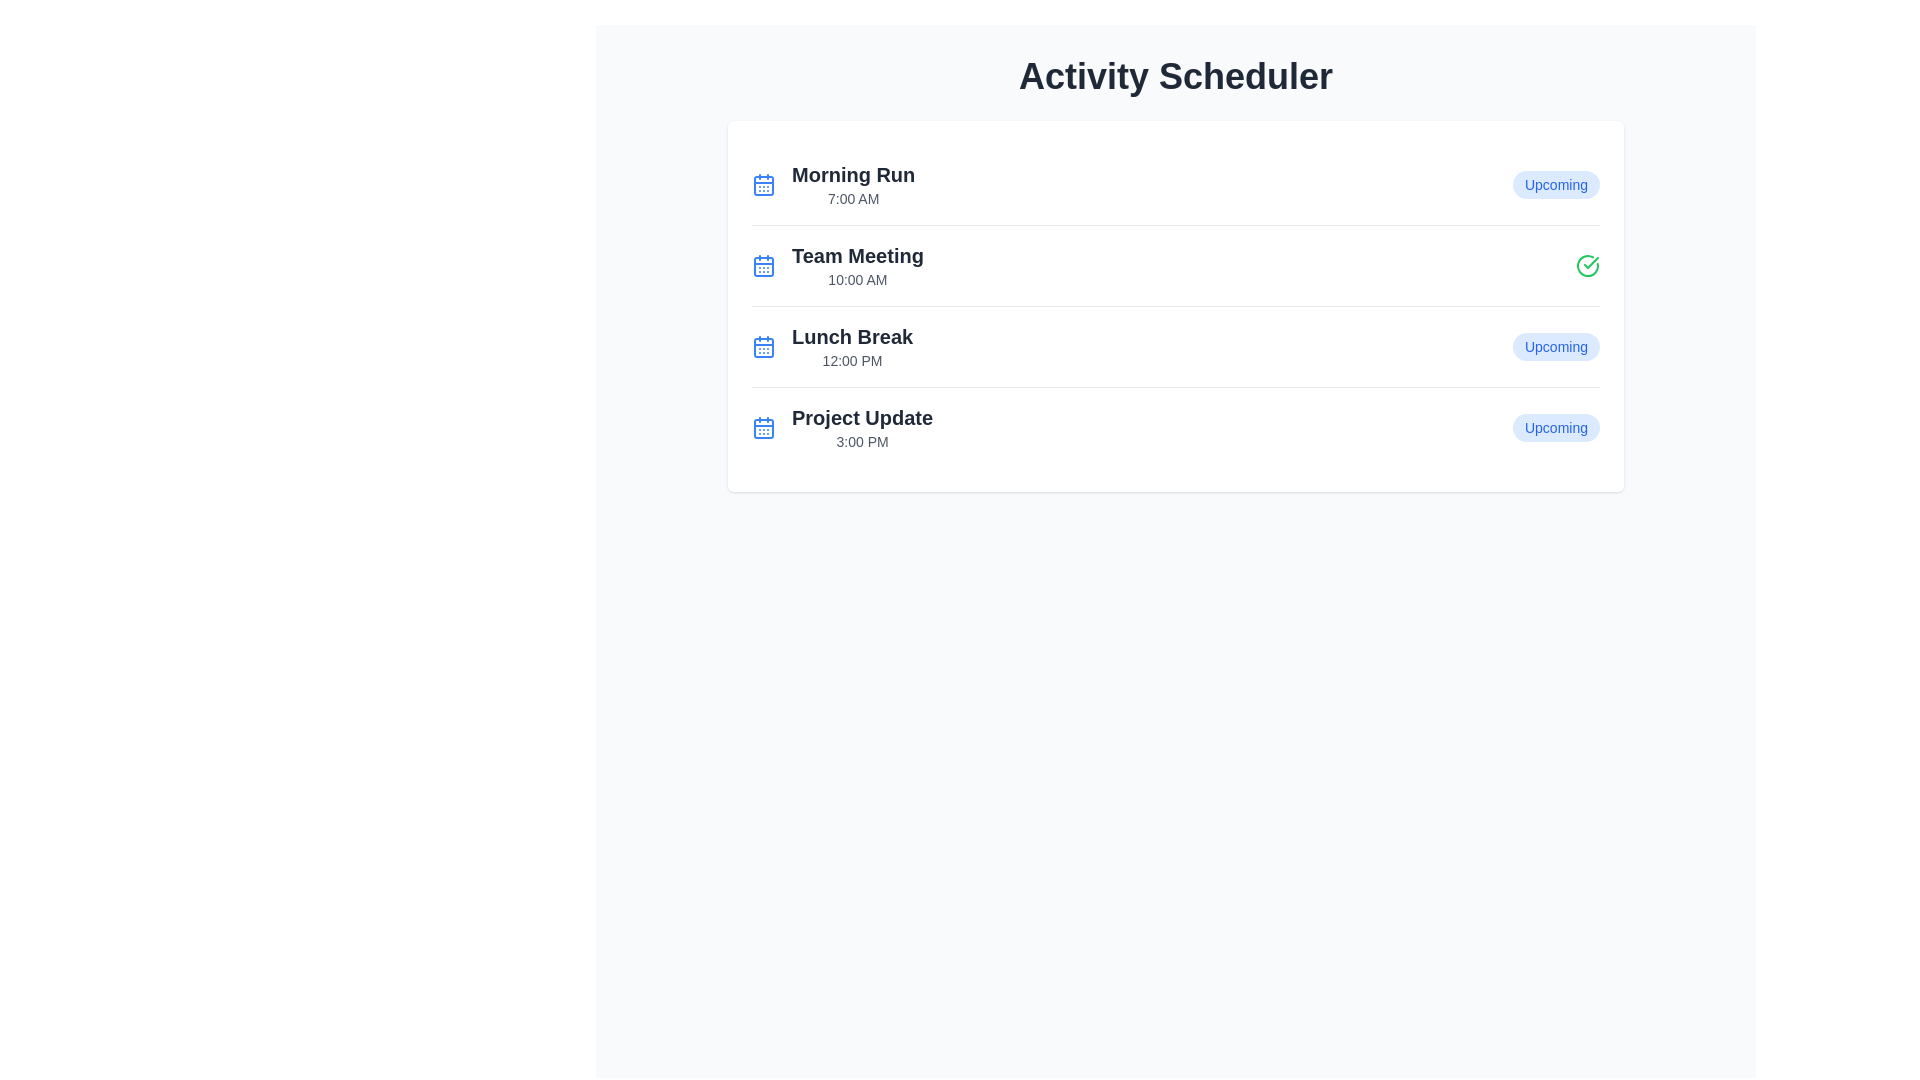 This screenshot has width=1920, height=1080. I want to click on the static text label displaying '12:00 PM', which is styled in a small, gray font and positioned below the larger text 'Lunch Break' in the activity scheduler list, so click(852, 361).